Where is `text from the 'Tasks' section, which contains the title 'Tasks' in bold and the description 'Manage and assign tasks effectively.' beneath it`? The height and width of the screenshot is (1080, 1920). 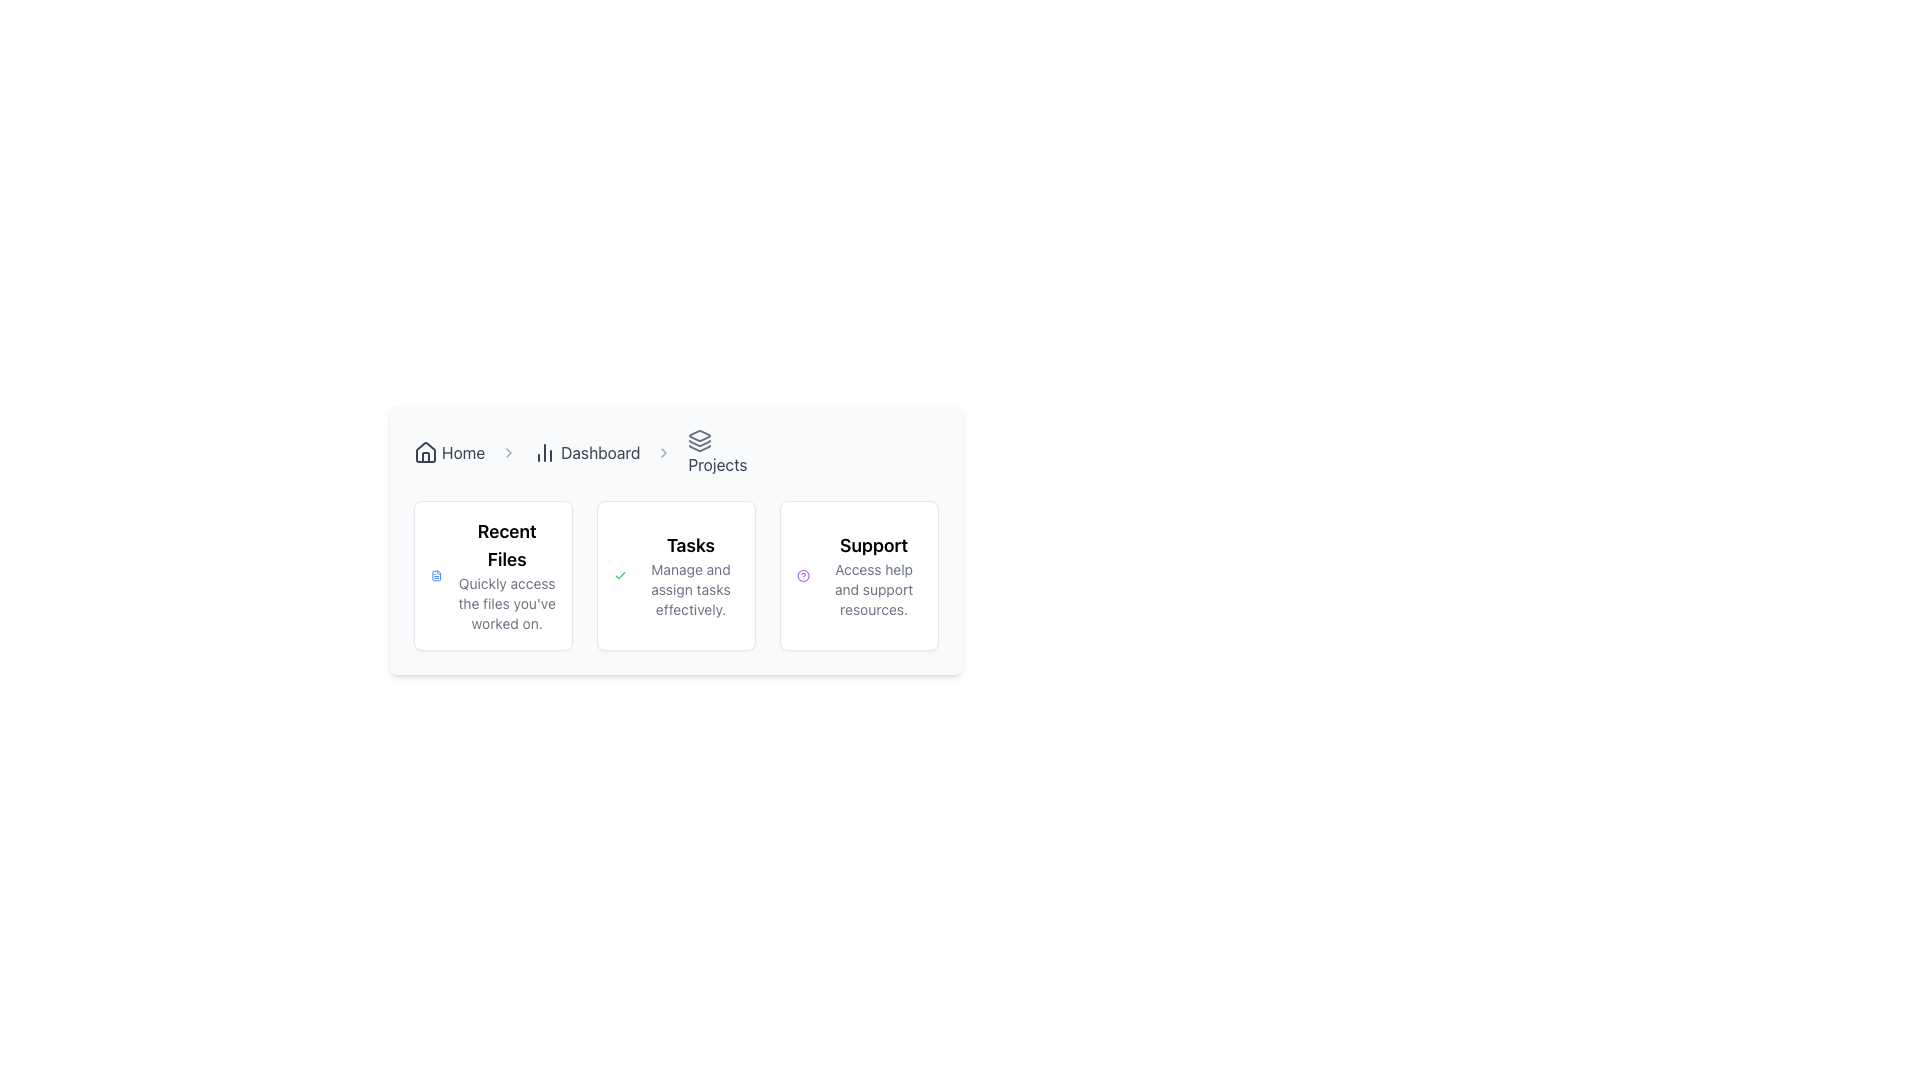
text from the 'Tasks' section, which contains the title 'Tasks' in bold and the description 'Manage and assign tasks effectively.' beneath it is located at coordinates (691, 575).